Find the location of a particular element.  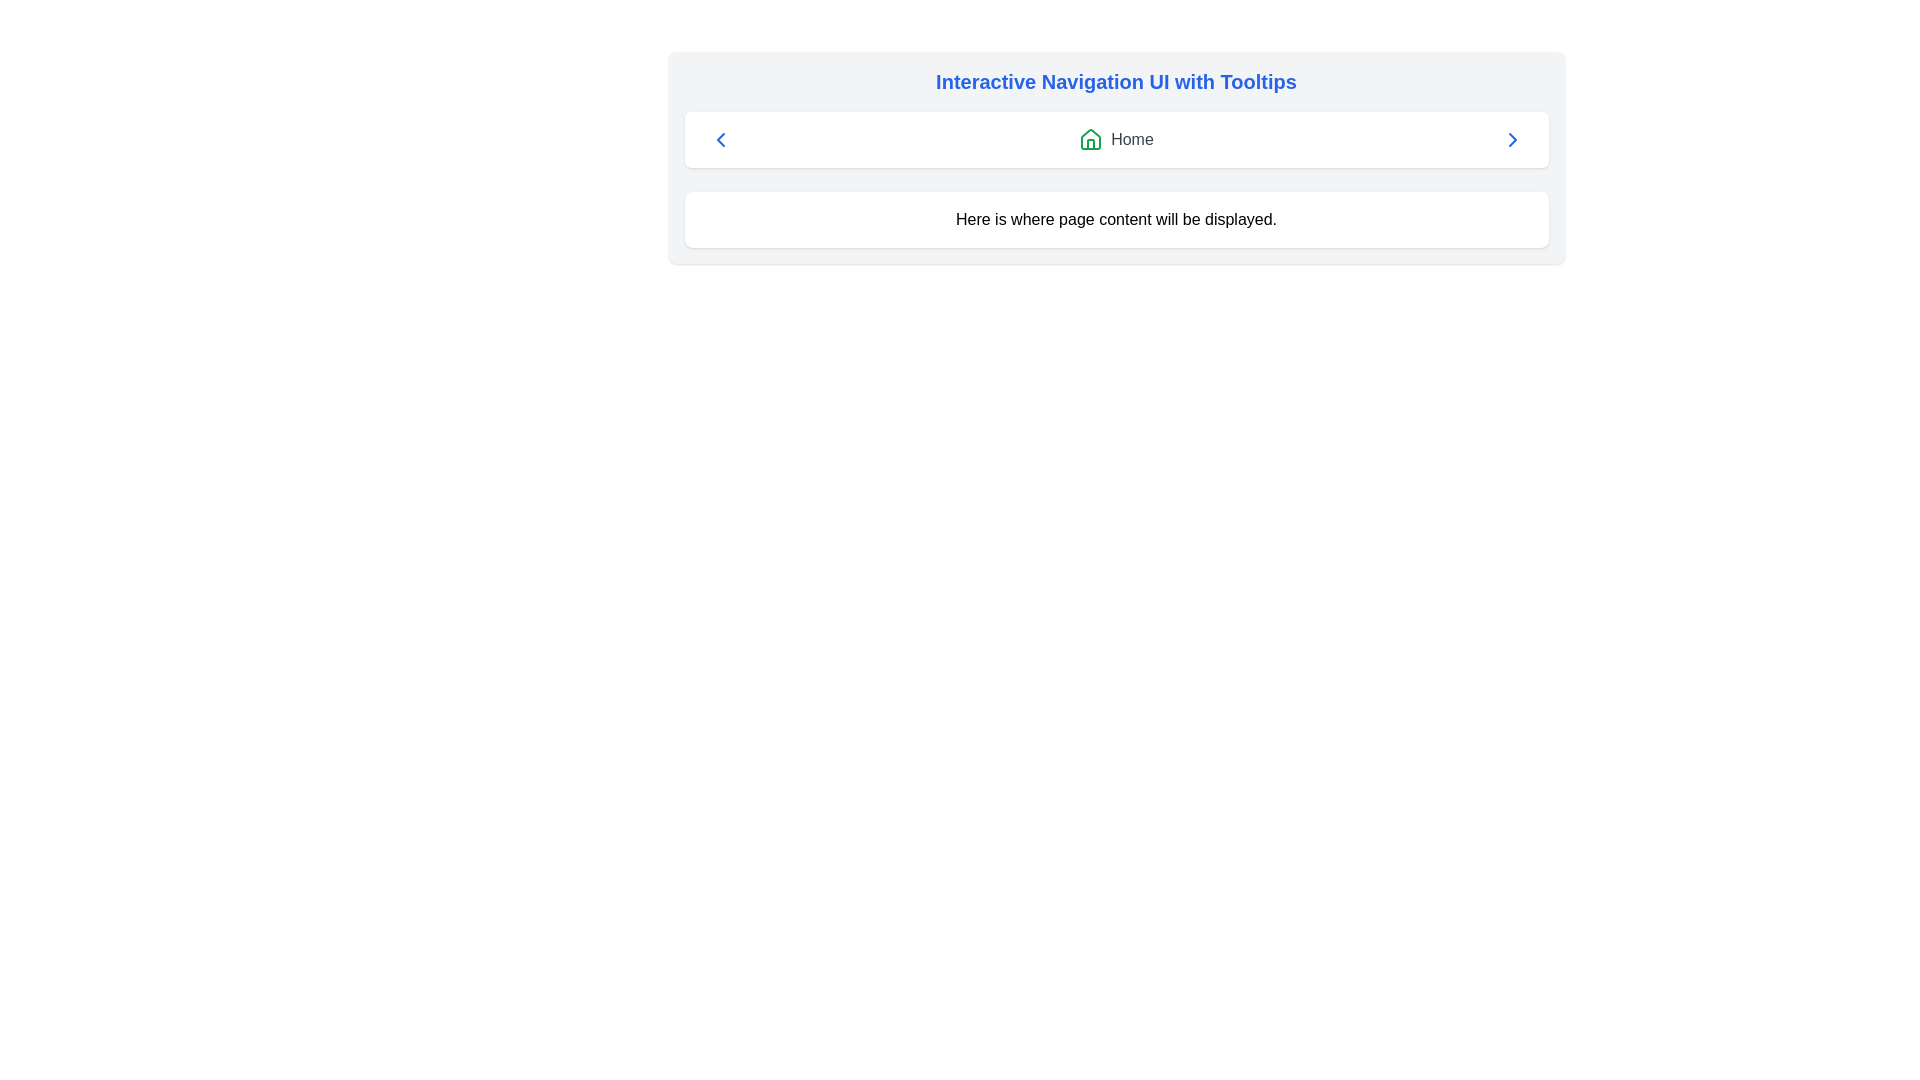

the 'Next' button located in the top-right corner of the navigation bar for keyboard navigation is located at coordinates (1512, 138).